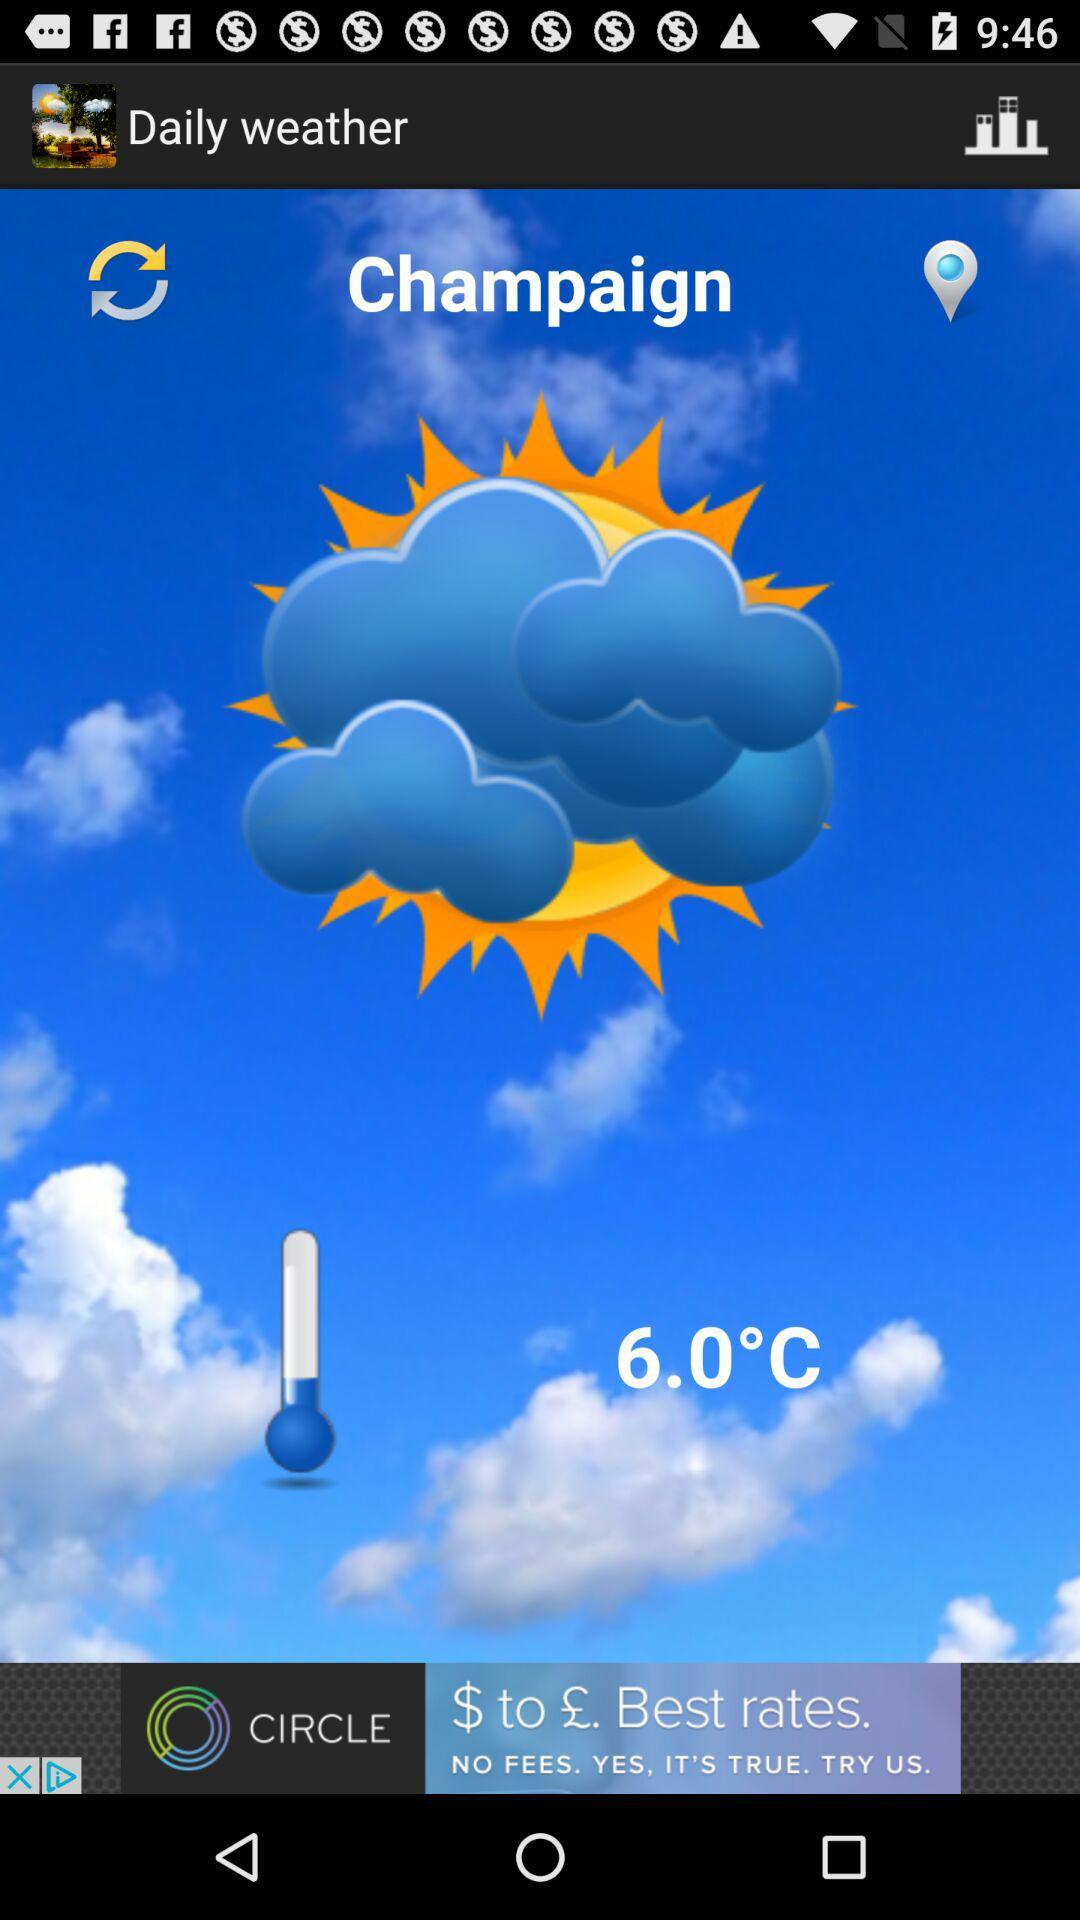  I want to click on advertisement link, so click(540, 1727).